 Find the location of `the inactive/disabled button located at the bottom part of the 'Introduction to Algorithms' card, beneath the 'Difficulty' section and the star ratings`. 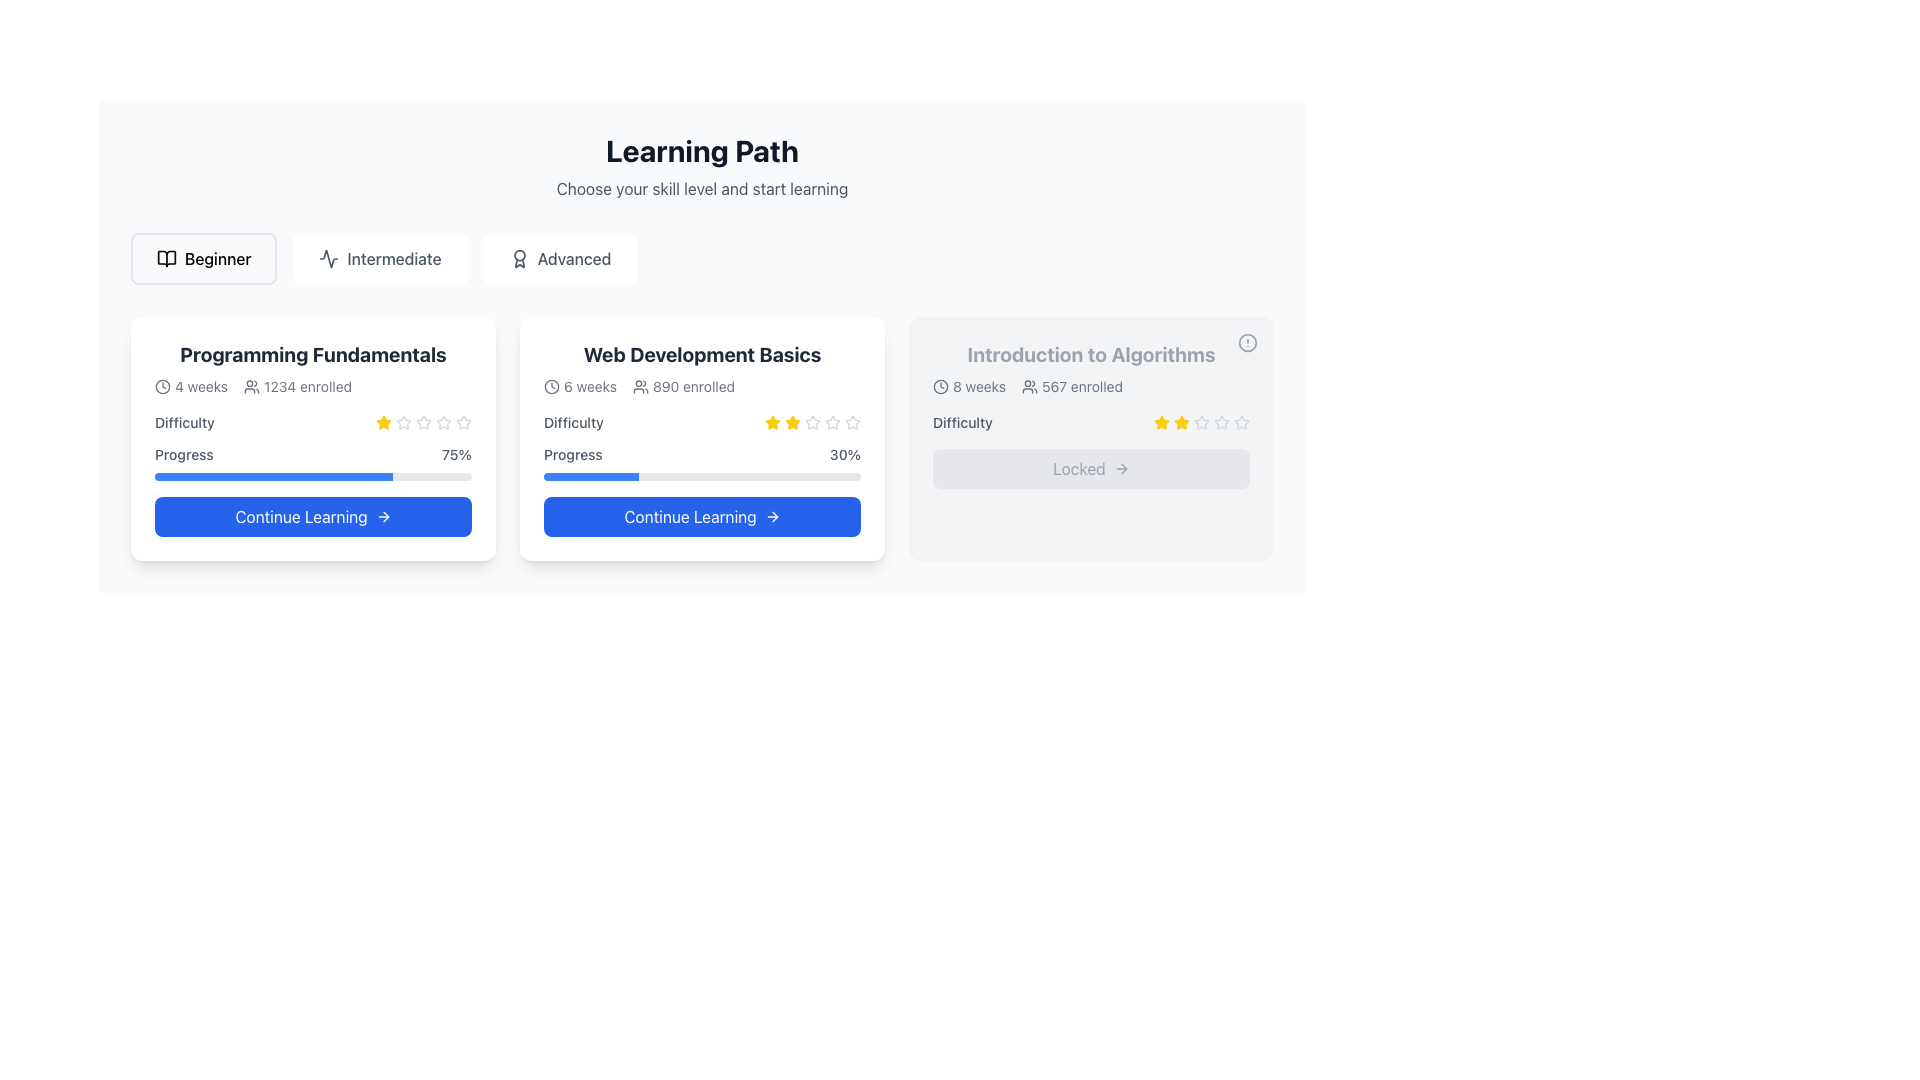

the inactive/disabled button located at the bottom part of the 'Introduction to Algorithms' card, beneath the 'Difficulty' section and the star ratings is located at coordinates (1090, 469).